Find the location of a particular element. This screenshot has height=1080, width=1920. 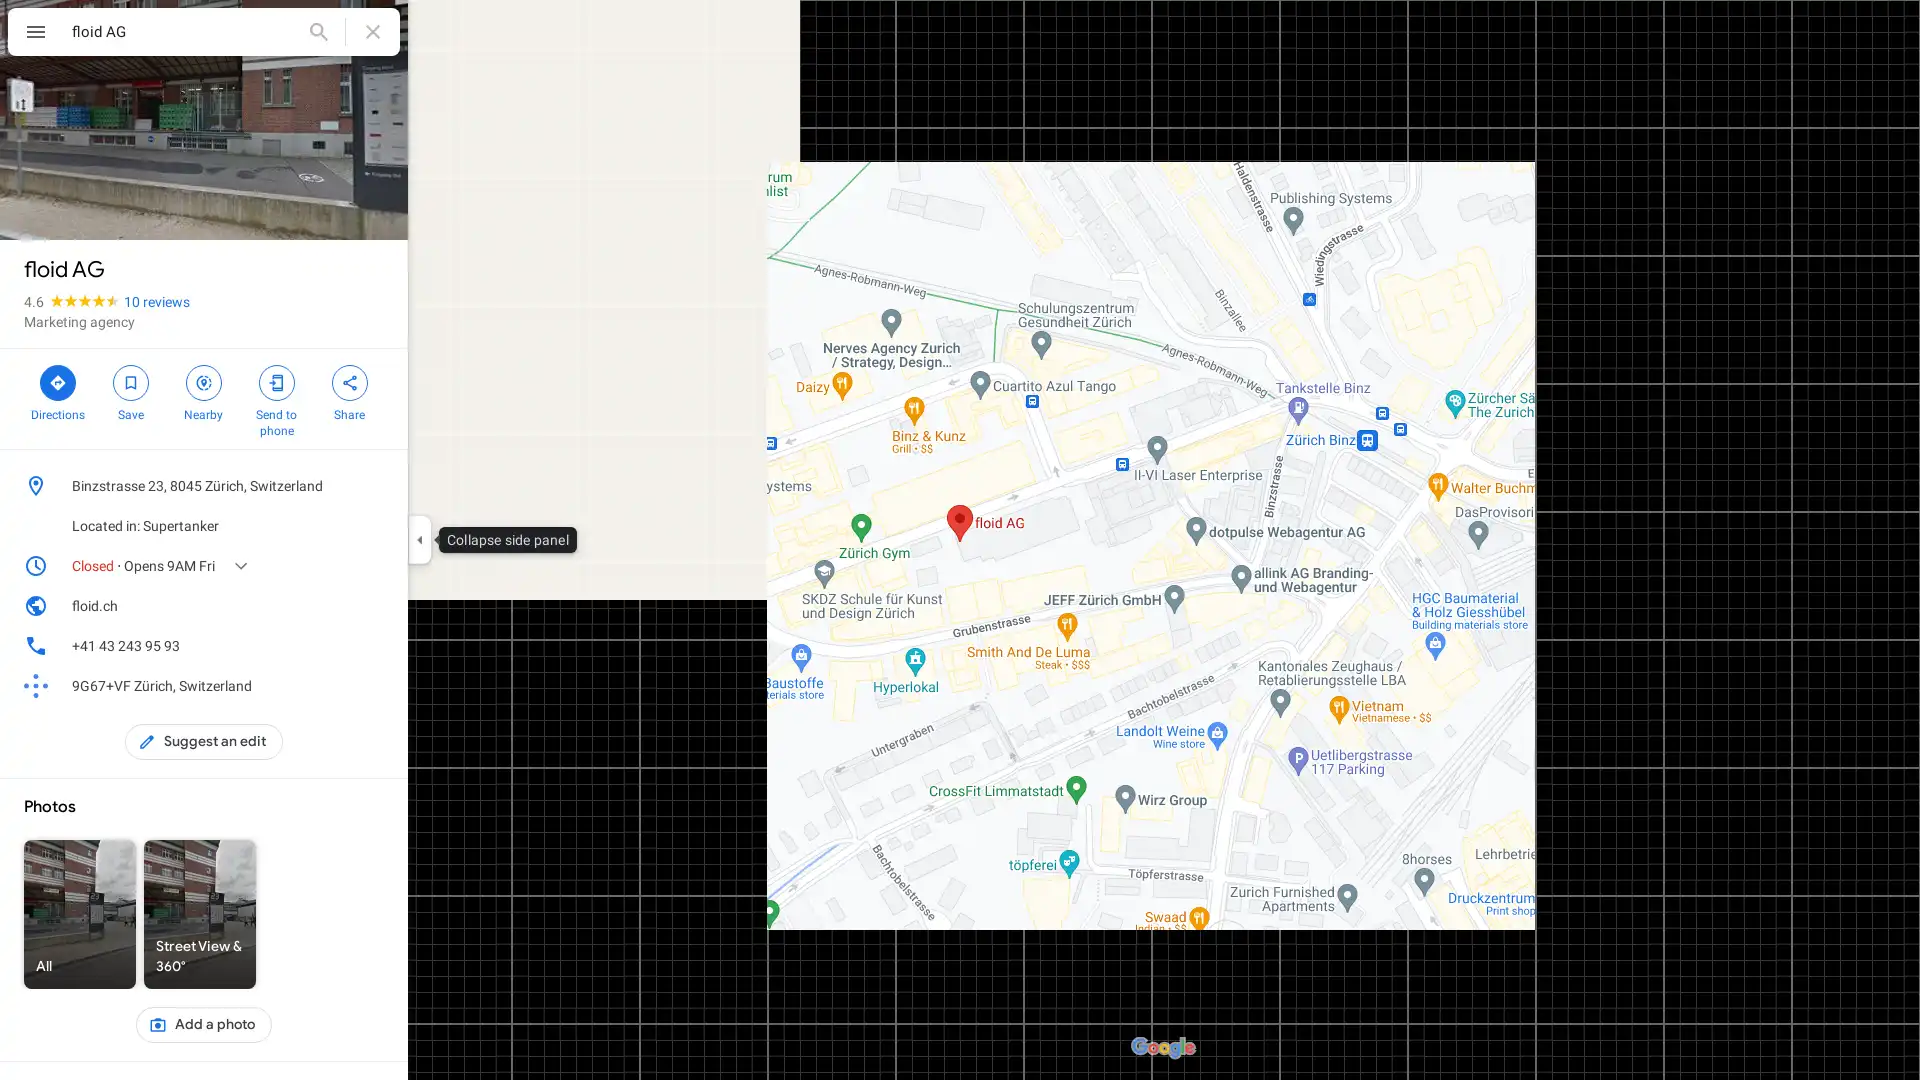

Copy plus code is located at coordinates (344, 685).